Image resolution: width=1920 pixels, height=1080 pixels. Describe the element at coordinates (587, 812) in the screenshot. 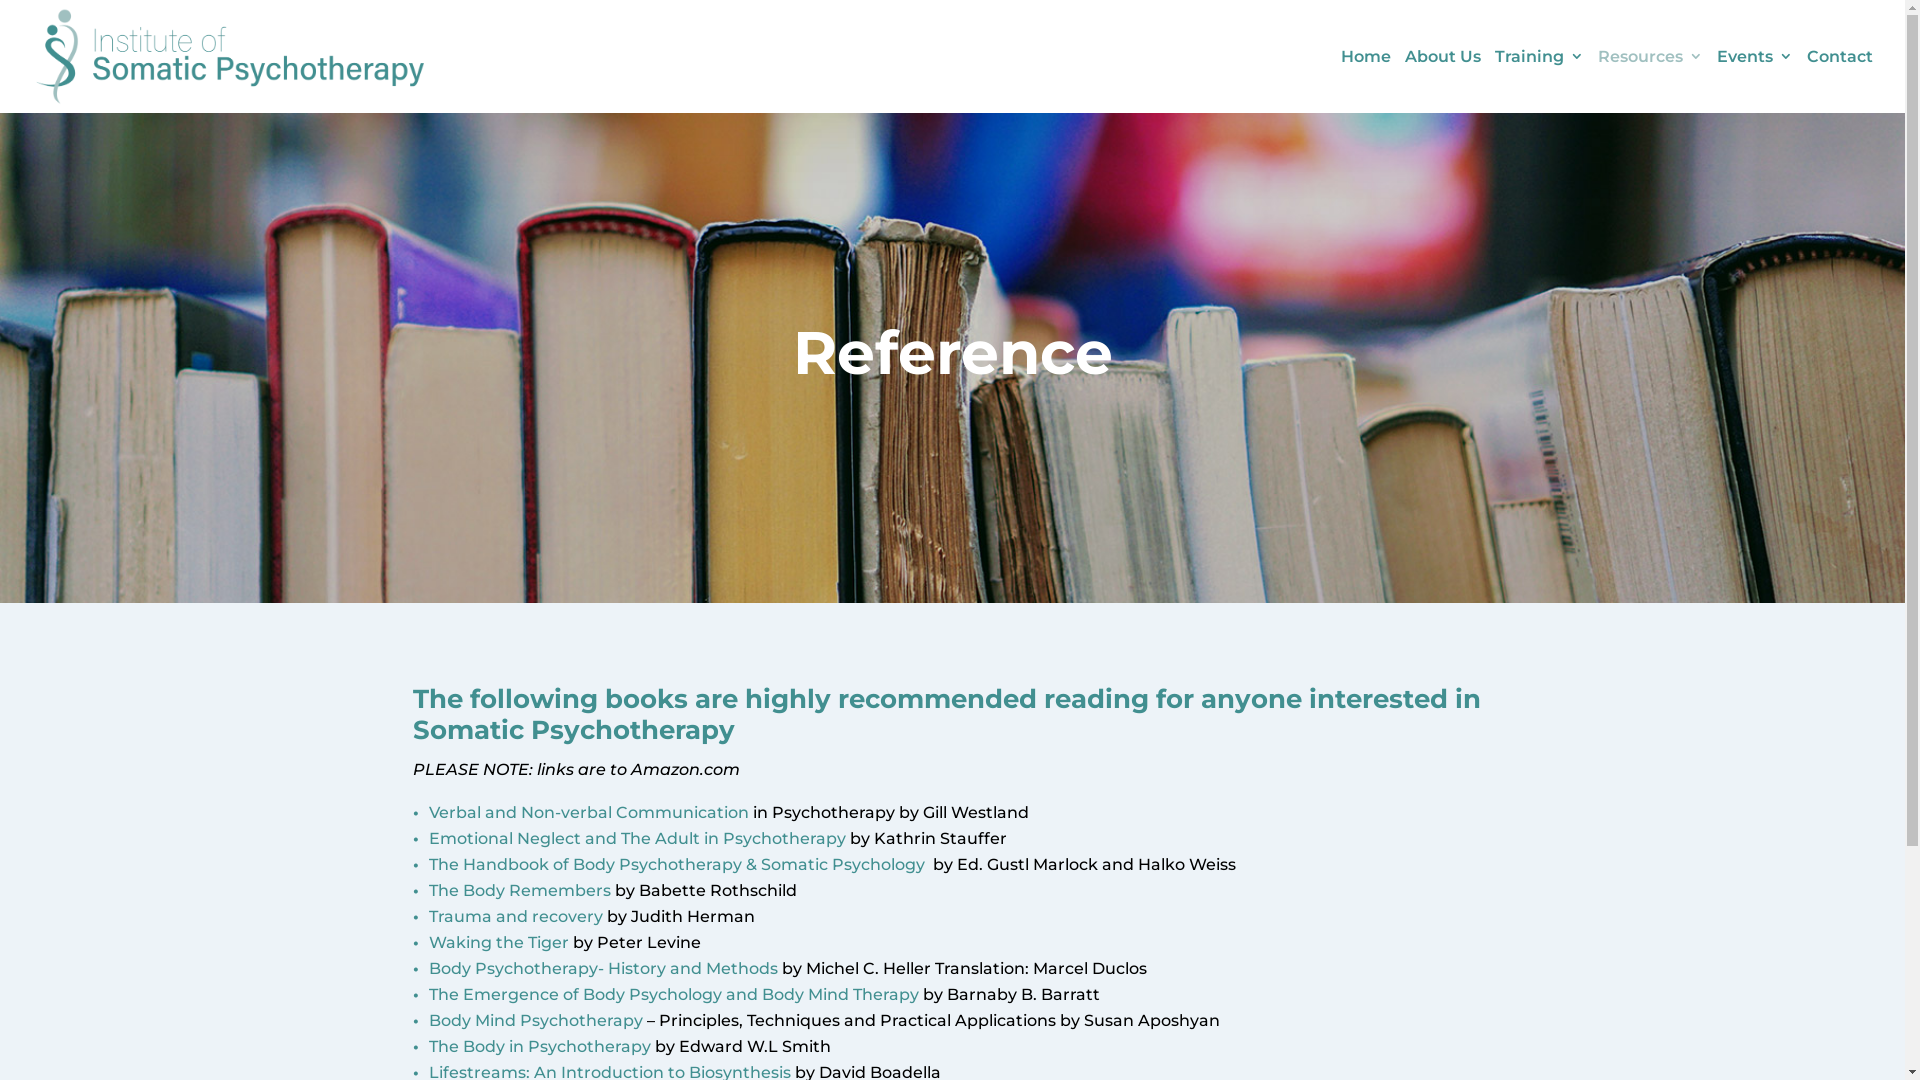

I see `'Verbal and Non-verbal Communication'` at that location.